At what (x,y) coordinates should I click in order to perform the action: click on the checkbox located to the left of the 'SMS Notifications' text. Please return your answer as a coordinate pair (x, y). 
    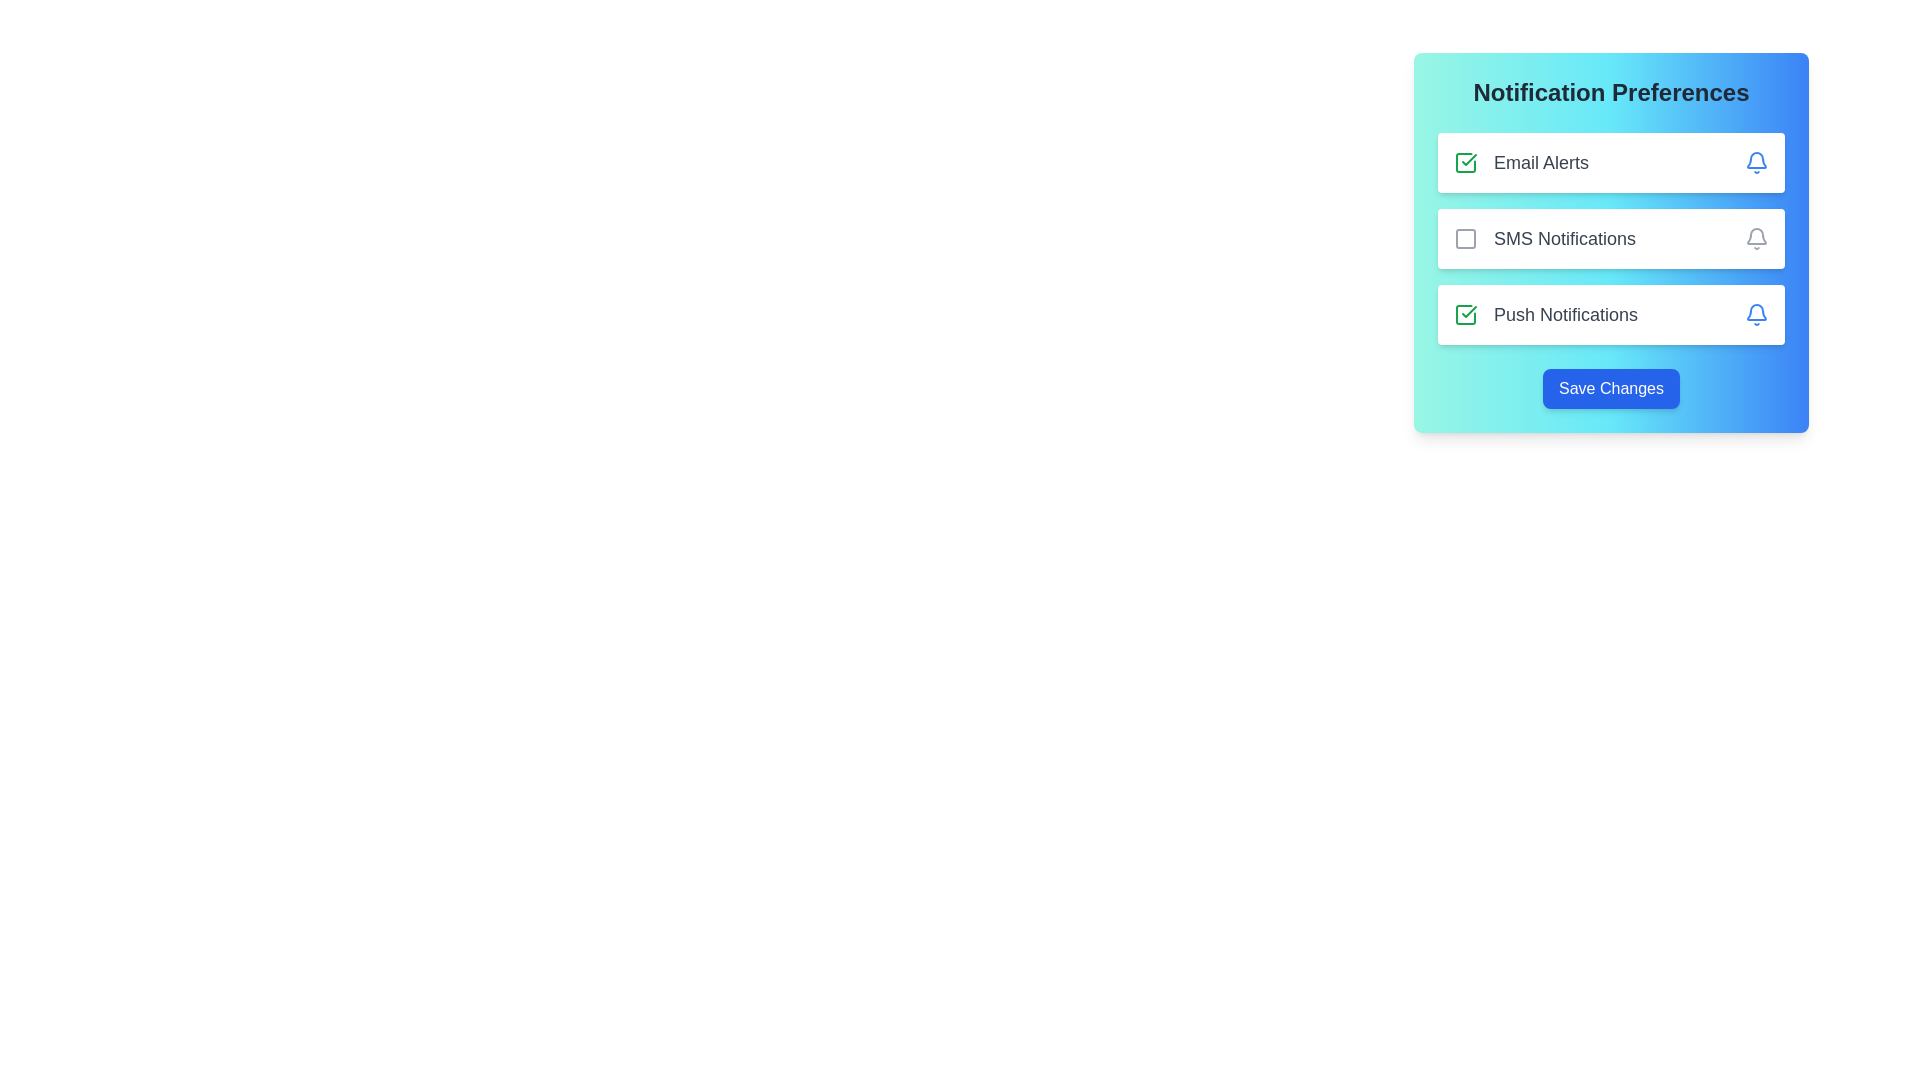
    Looking at the image, I should click on (1465, 238).